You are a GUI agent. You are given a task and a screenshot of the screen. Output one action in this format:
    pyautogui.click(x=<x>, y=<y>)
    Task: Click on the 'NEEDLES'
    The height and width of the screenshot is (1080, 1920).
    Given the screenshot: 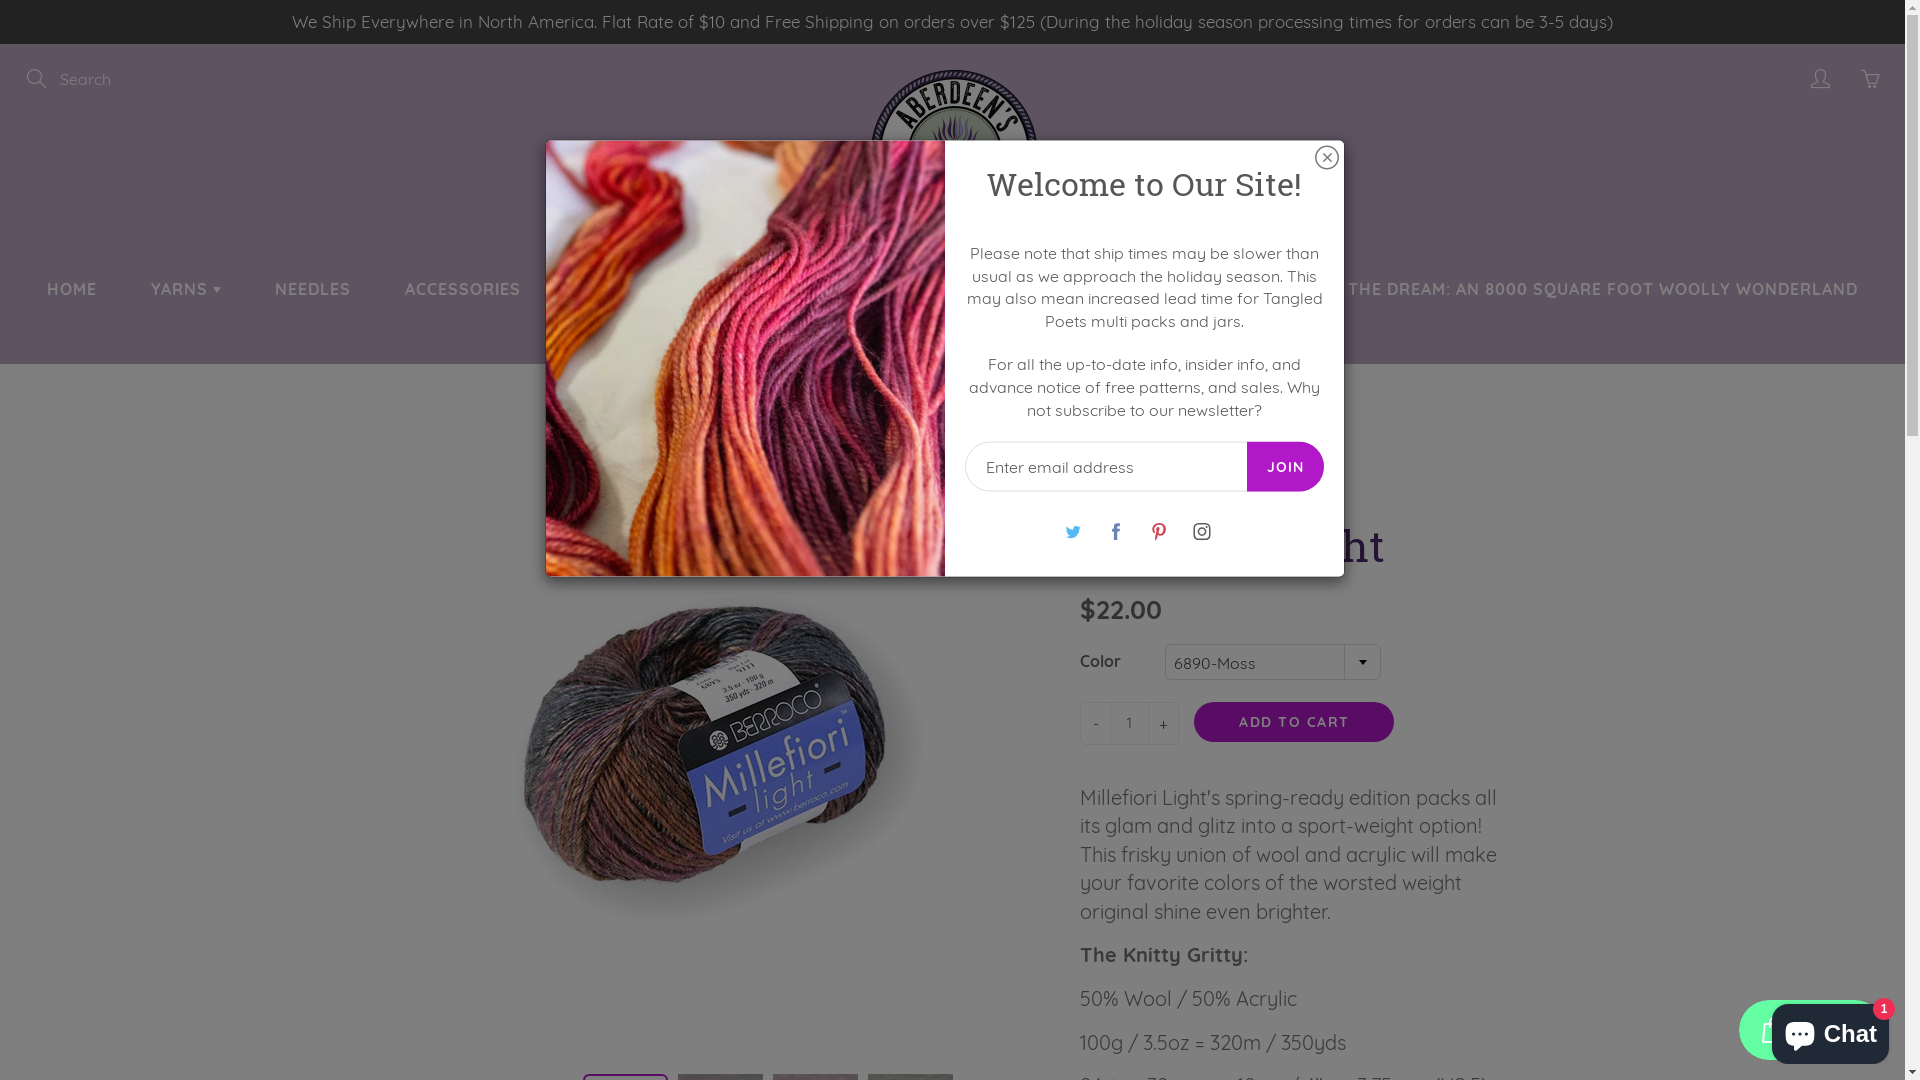 What is the action you would take?
    pyautogui.click(x=311, y=289)
    